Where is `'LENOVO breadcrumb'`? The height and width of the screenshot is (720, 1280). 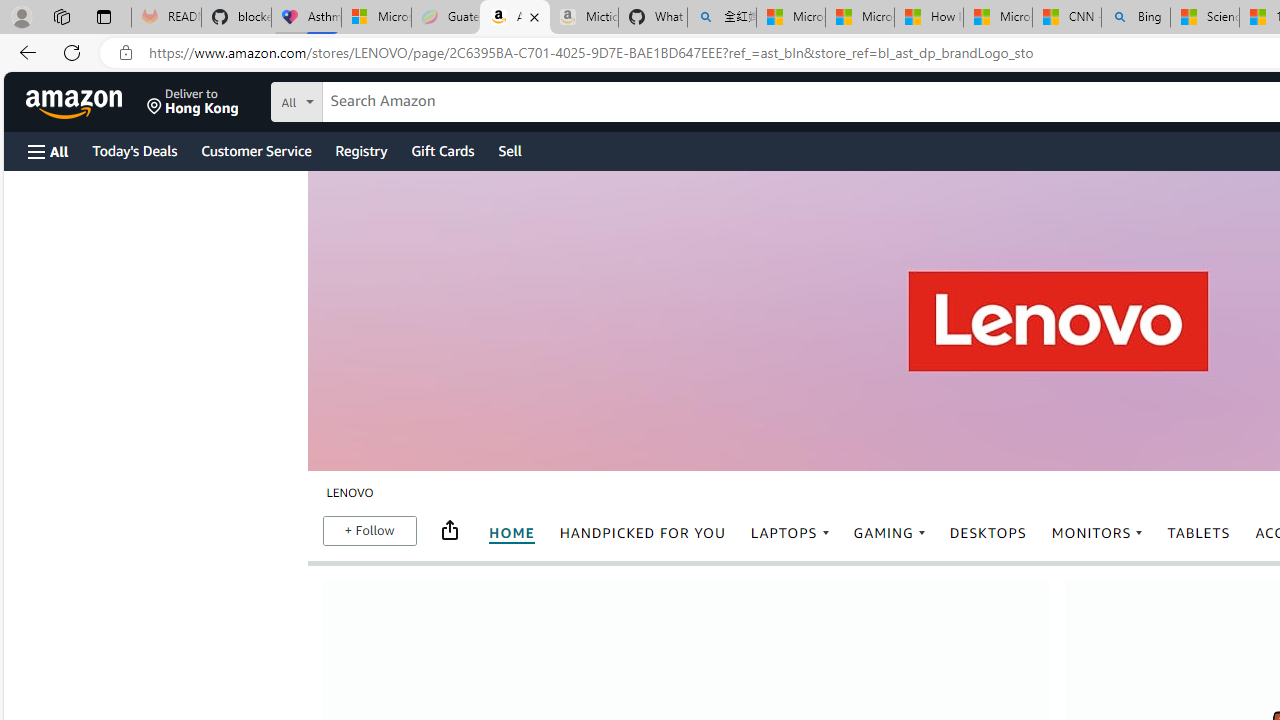
'LENOVO breadcrumb' is located at coordinates (348, 494).